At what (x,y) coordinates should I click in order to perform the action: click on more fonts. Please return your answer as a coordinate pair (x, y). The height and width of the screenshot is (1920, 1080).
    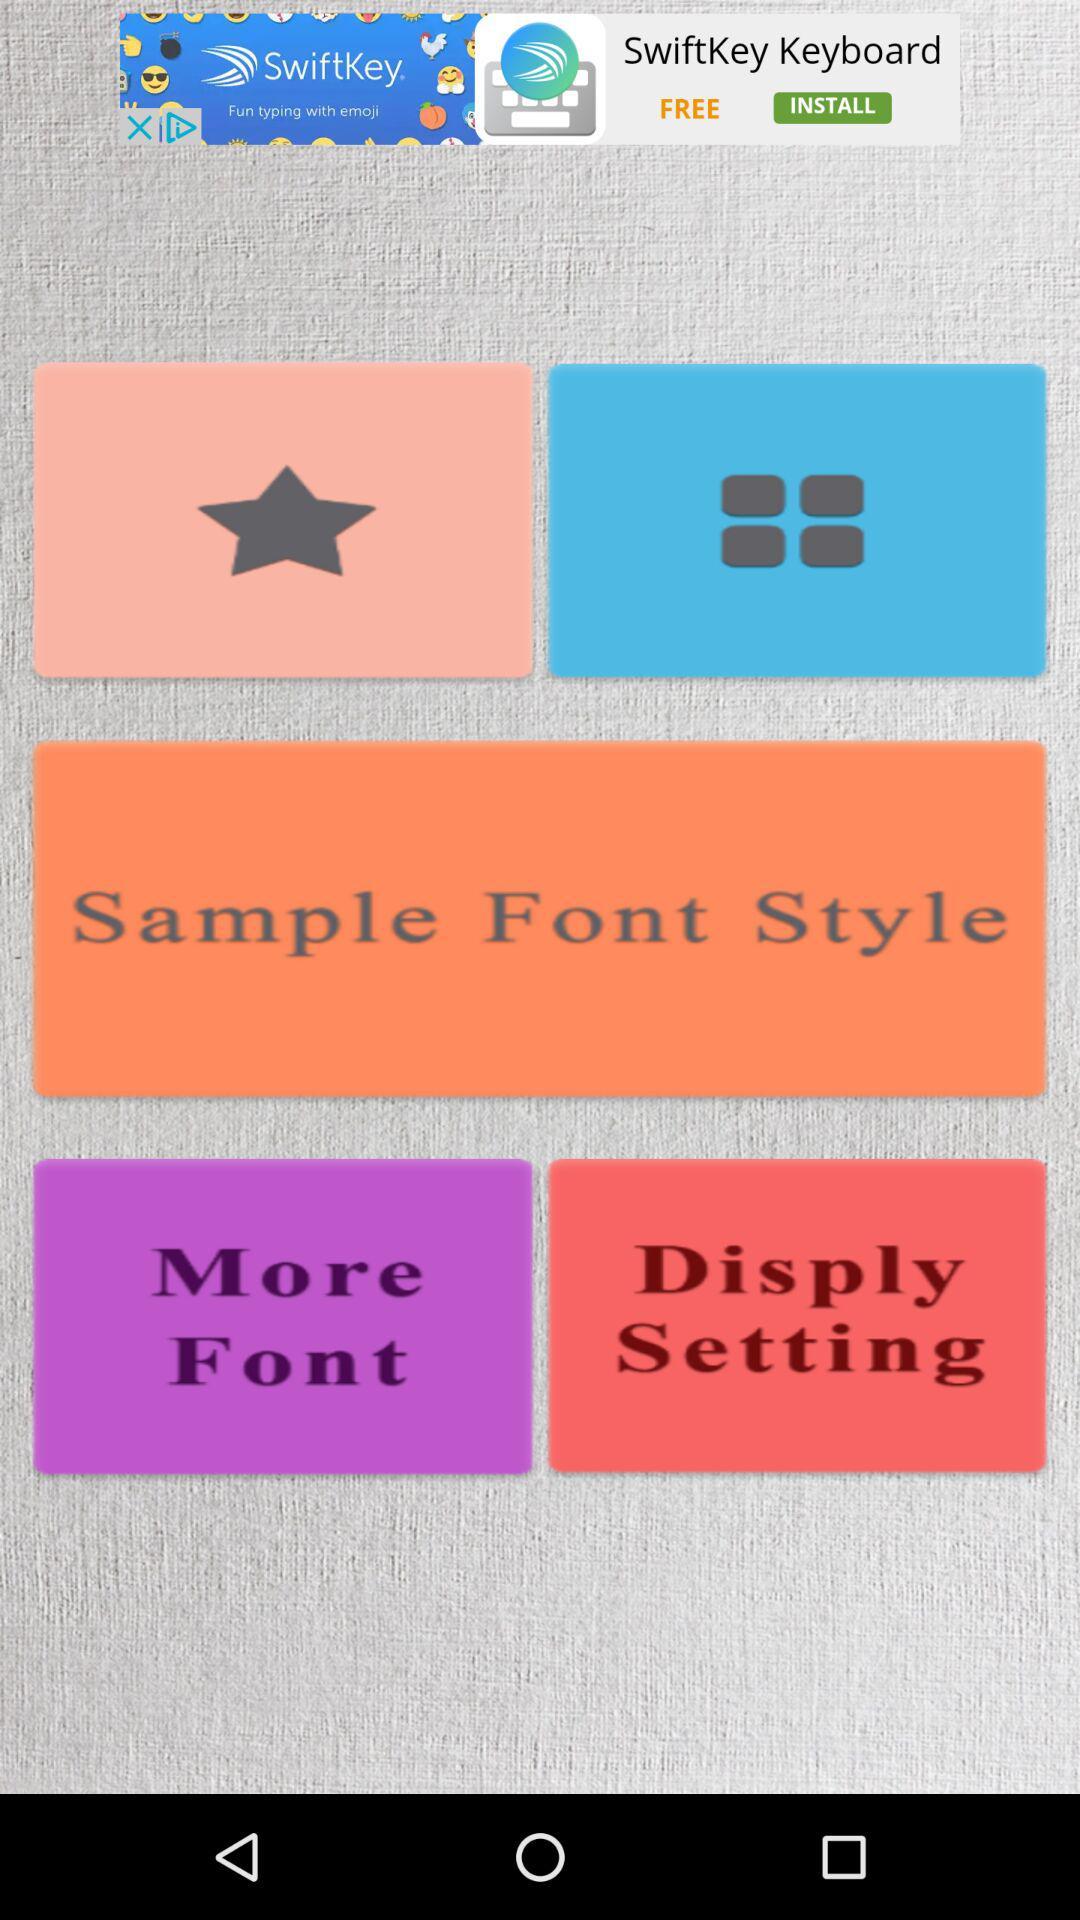
    Looking at the image, I should click on (283, 1321).